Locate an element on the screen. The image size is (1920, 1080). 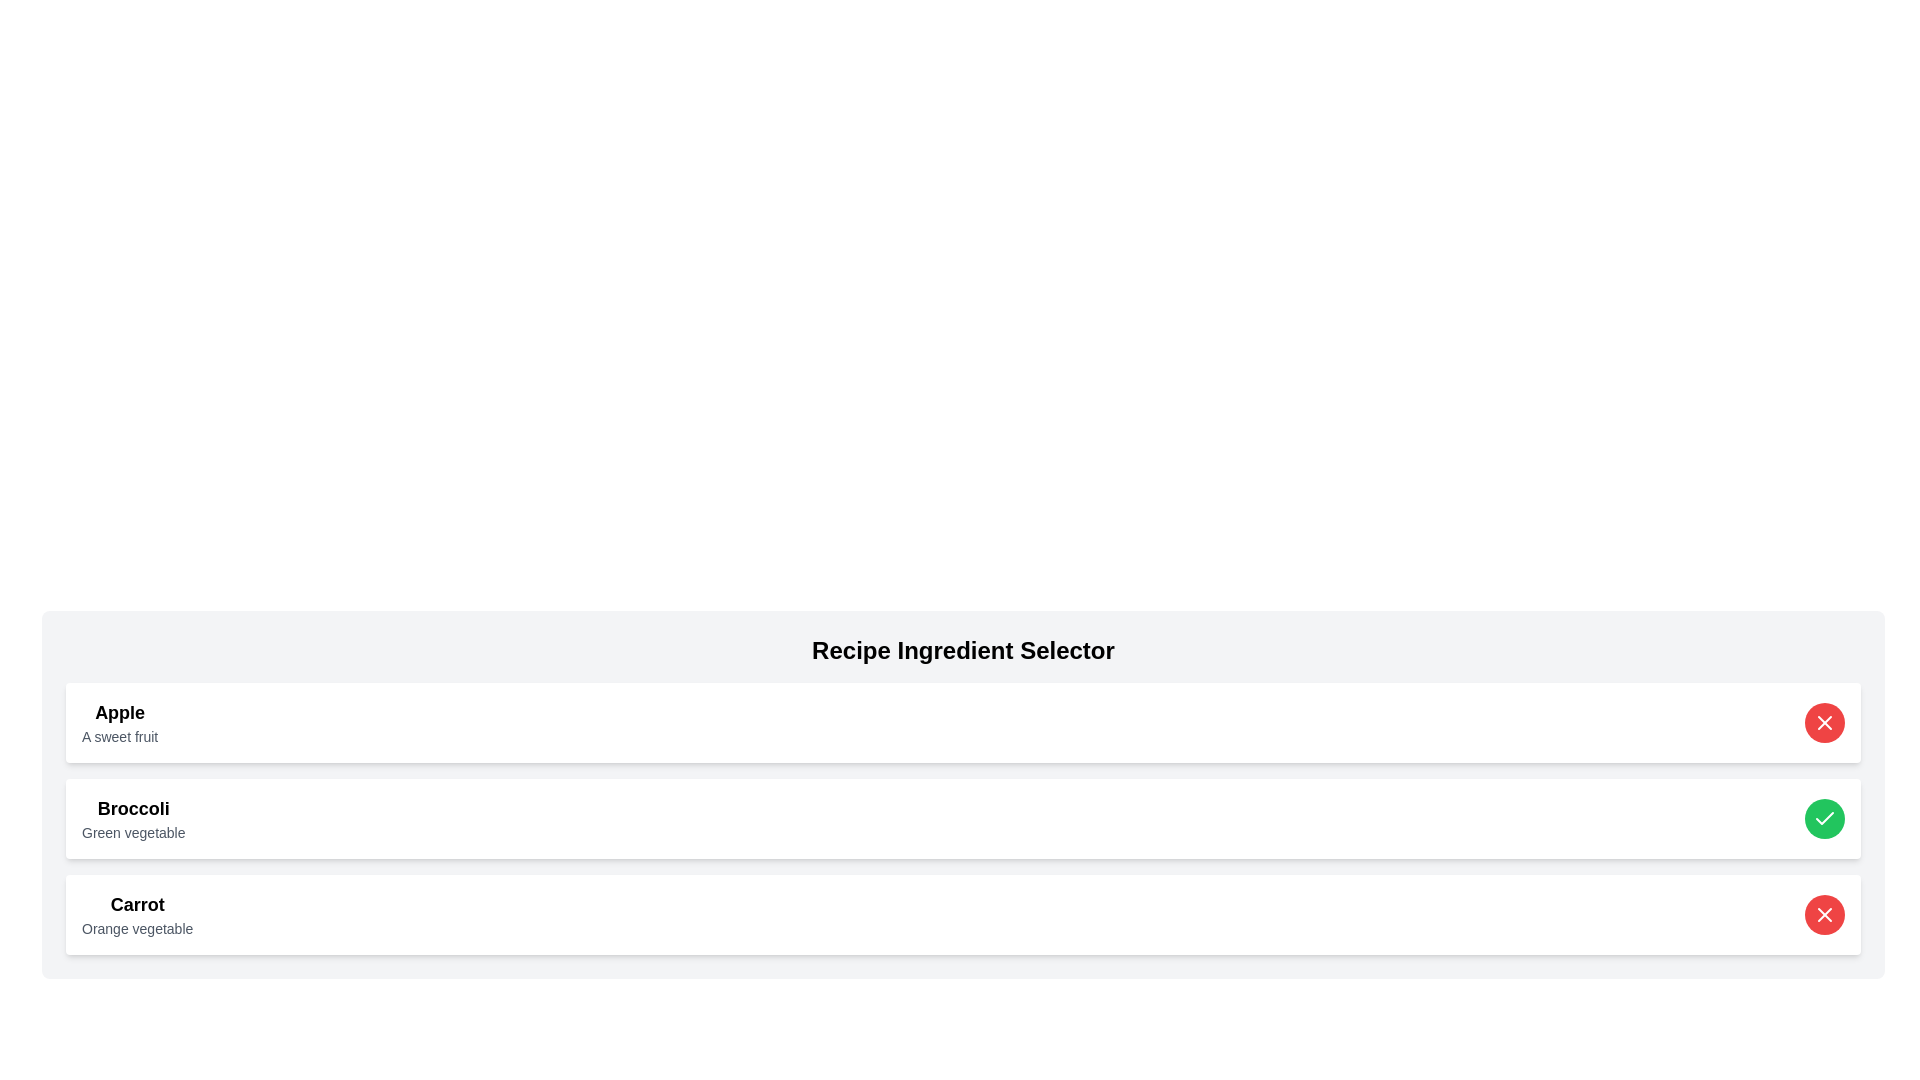
the text label identifying the ingredient 'Broccoli' in the ingredients selection list, which is positioned above 'Green vegetable' and below 'Apple.' is located at coordinates (132, 808).